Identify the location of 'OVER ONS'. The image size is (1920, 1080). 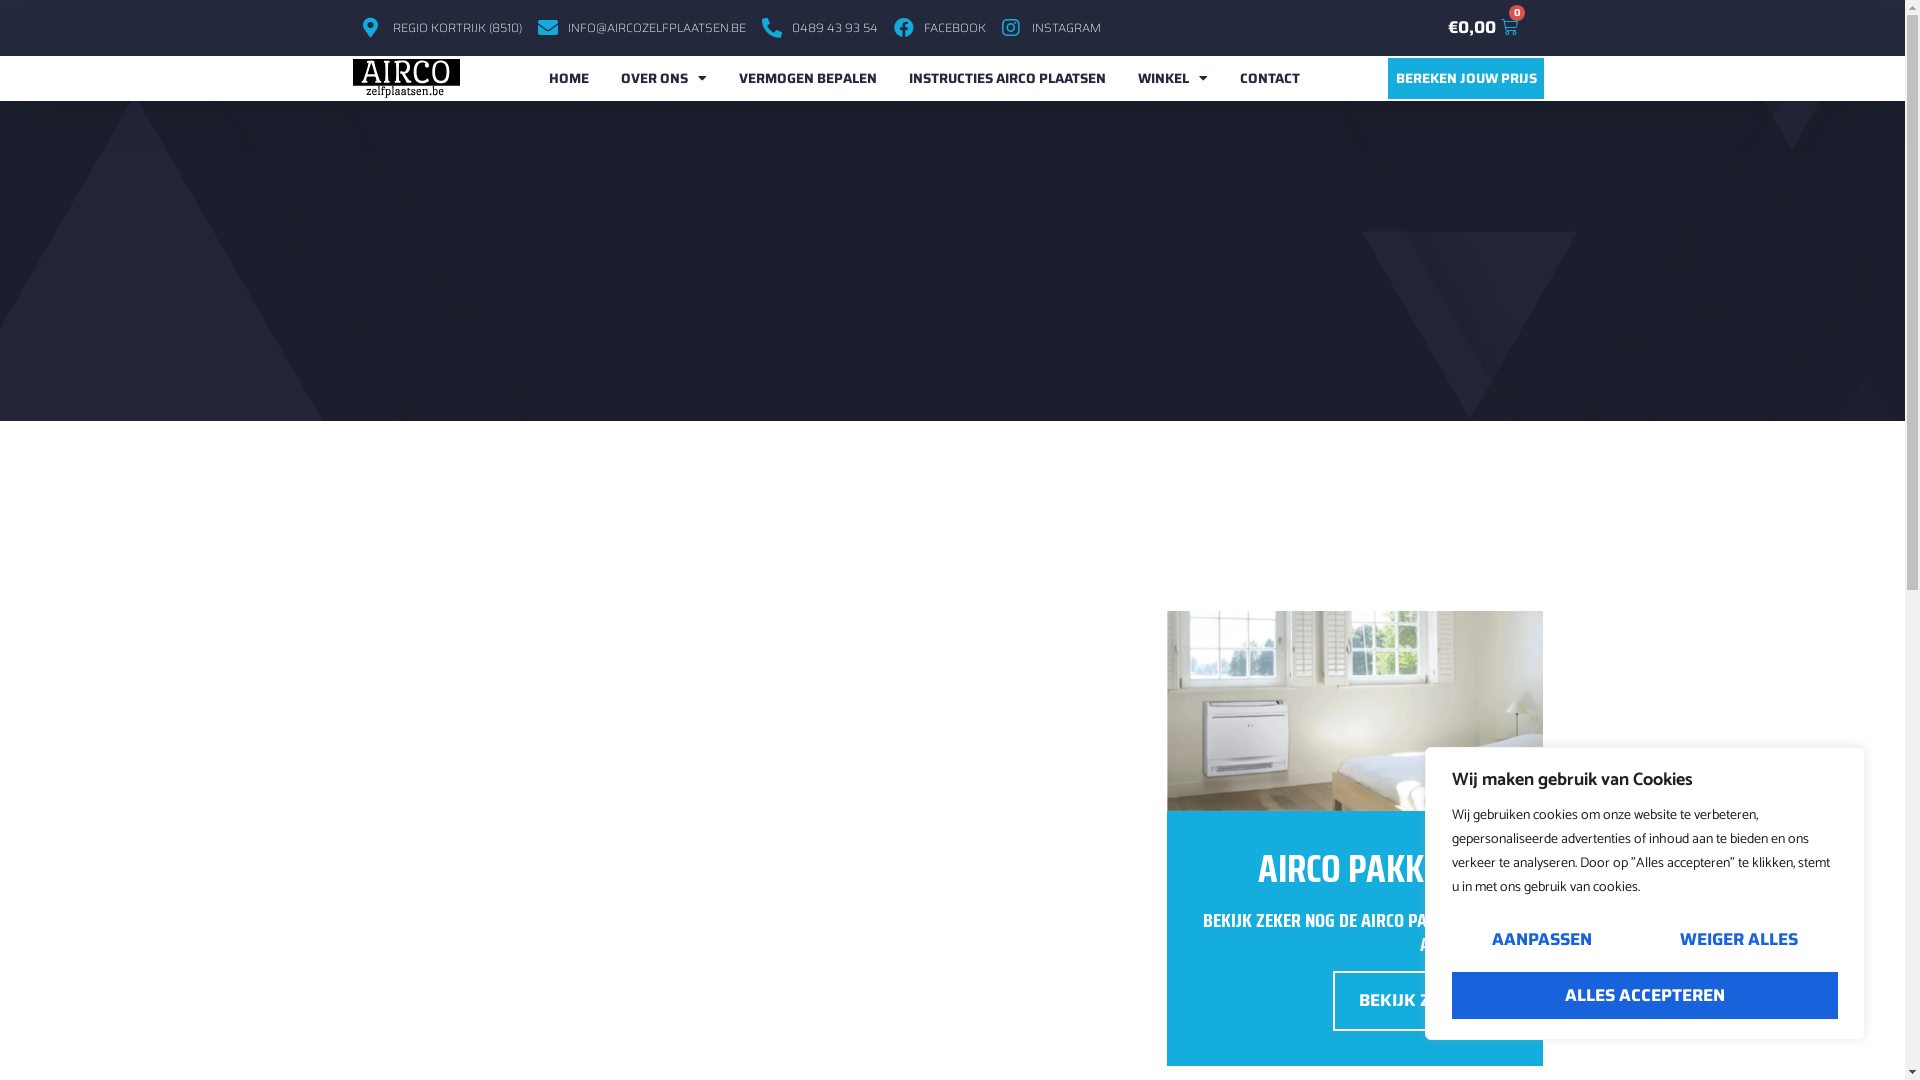
(663, 77).